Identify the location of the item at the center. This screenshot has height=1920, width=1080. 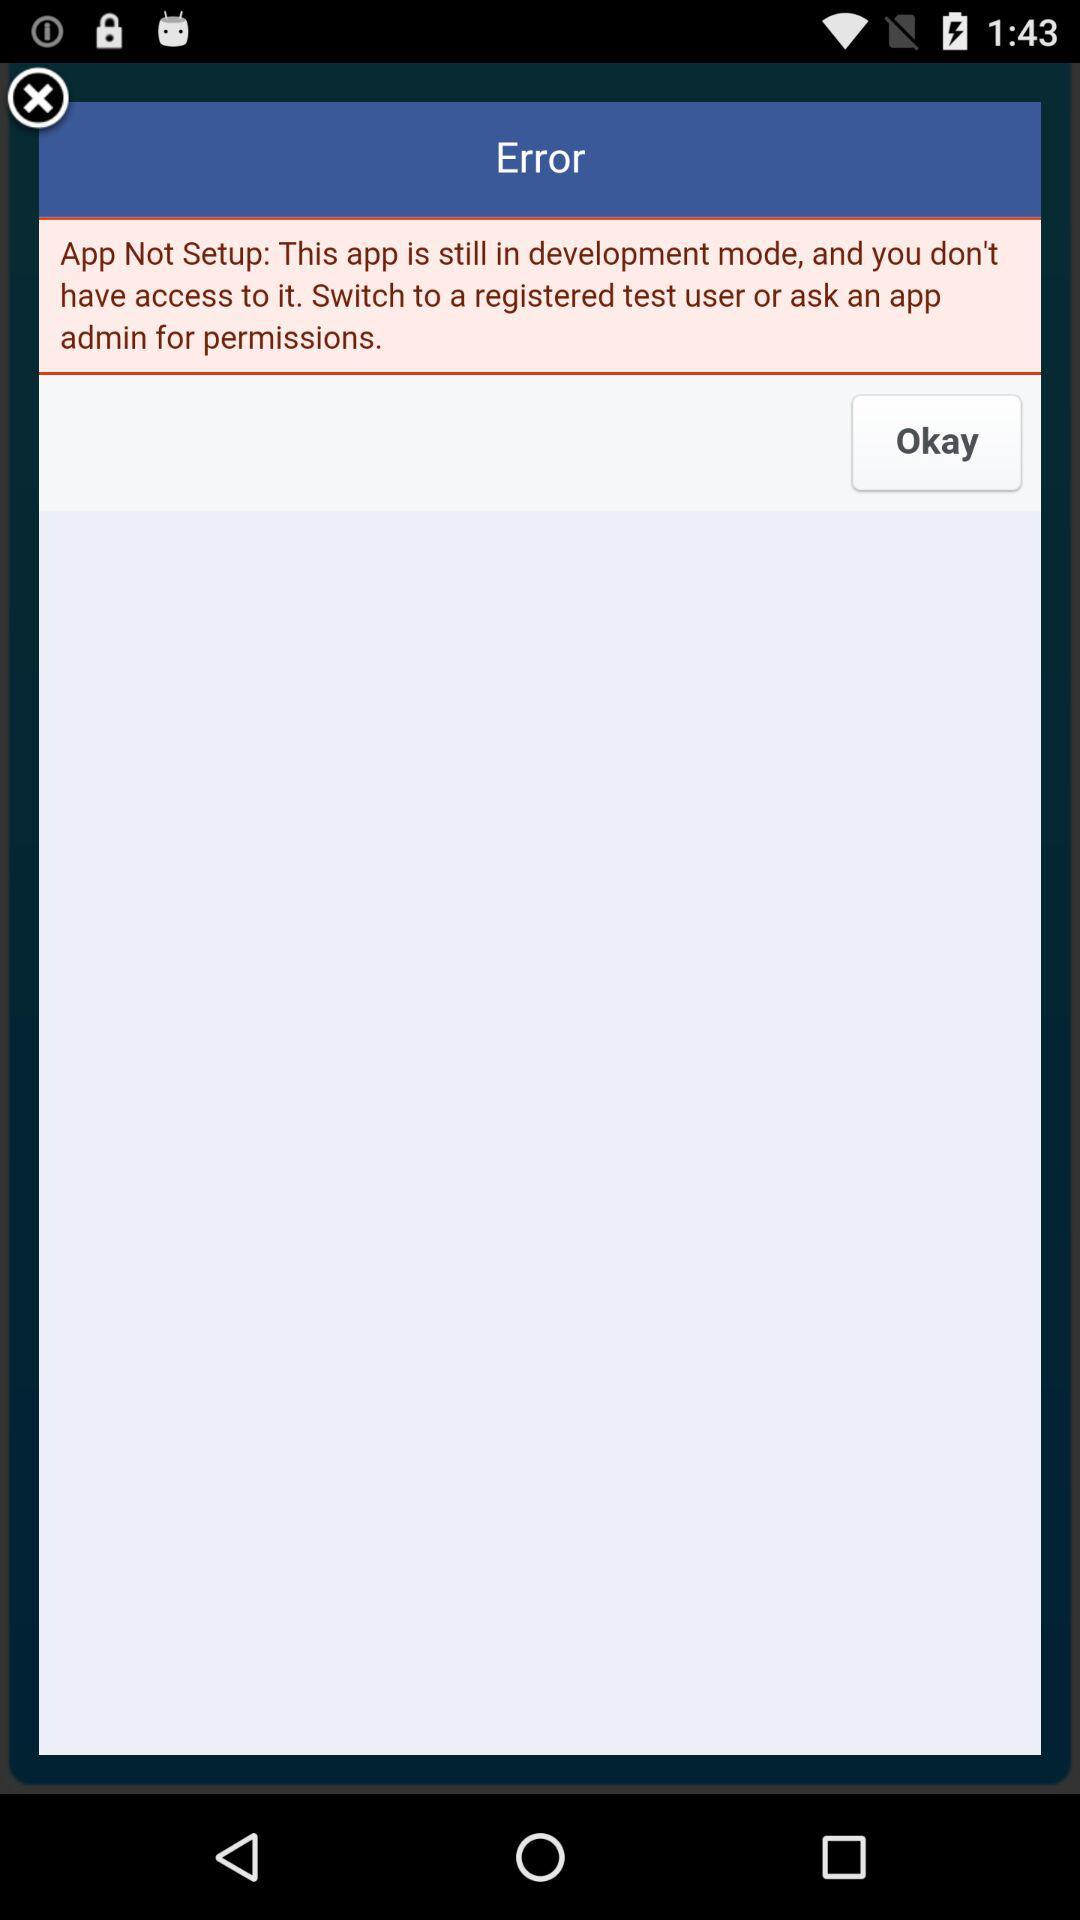
(540, 927).